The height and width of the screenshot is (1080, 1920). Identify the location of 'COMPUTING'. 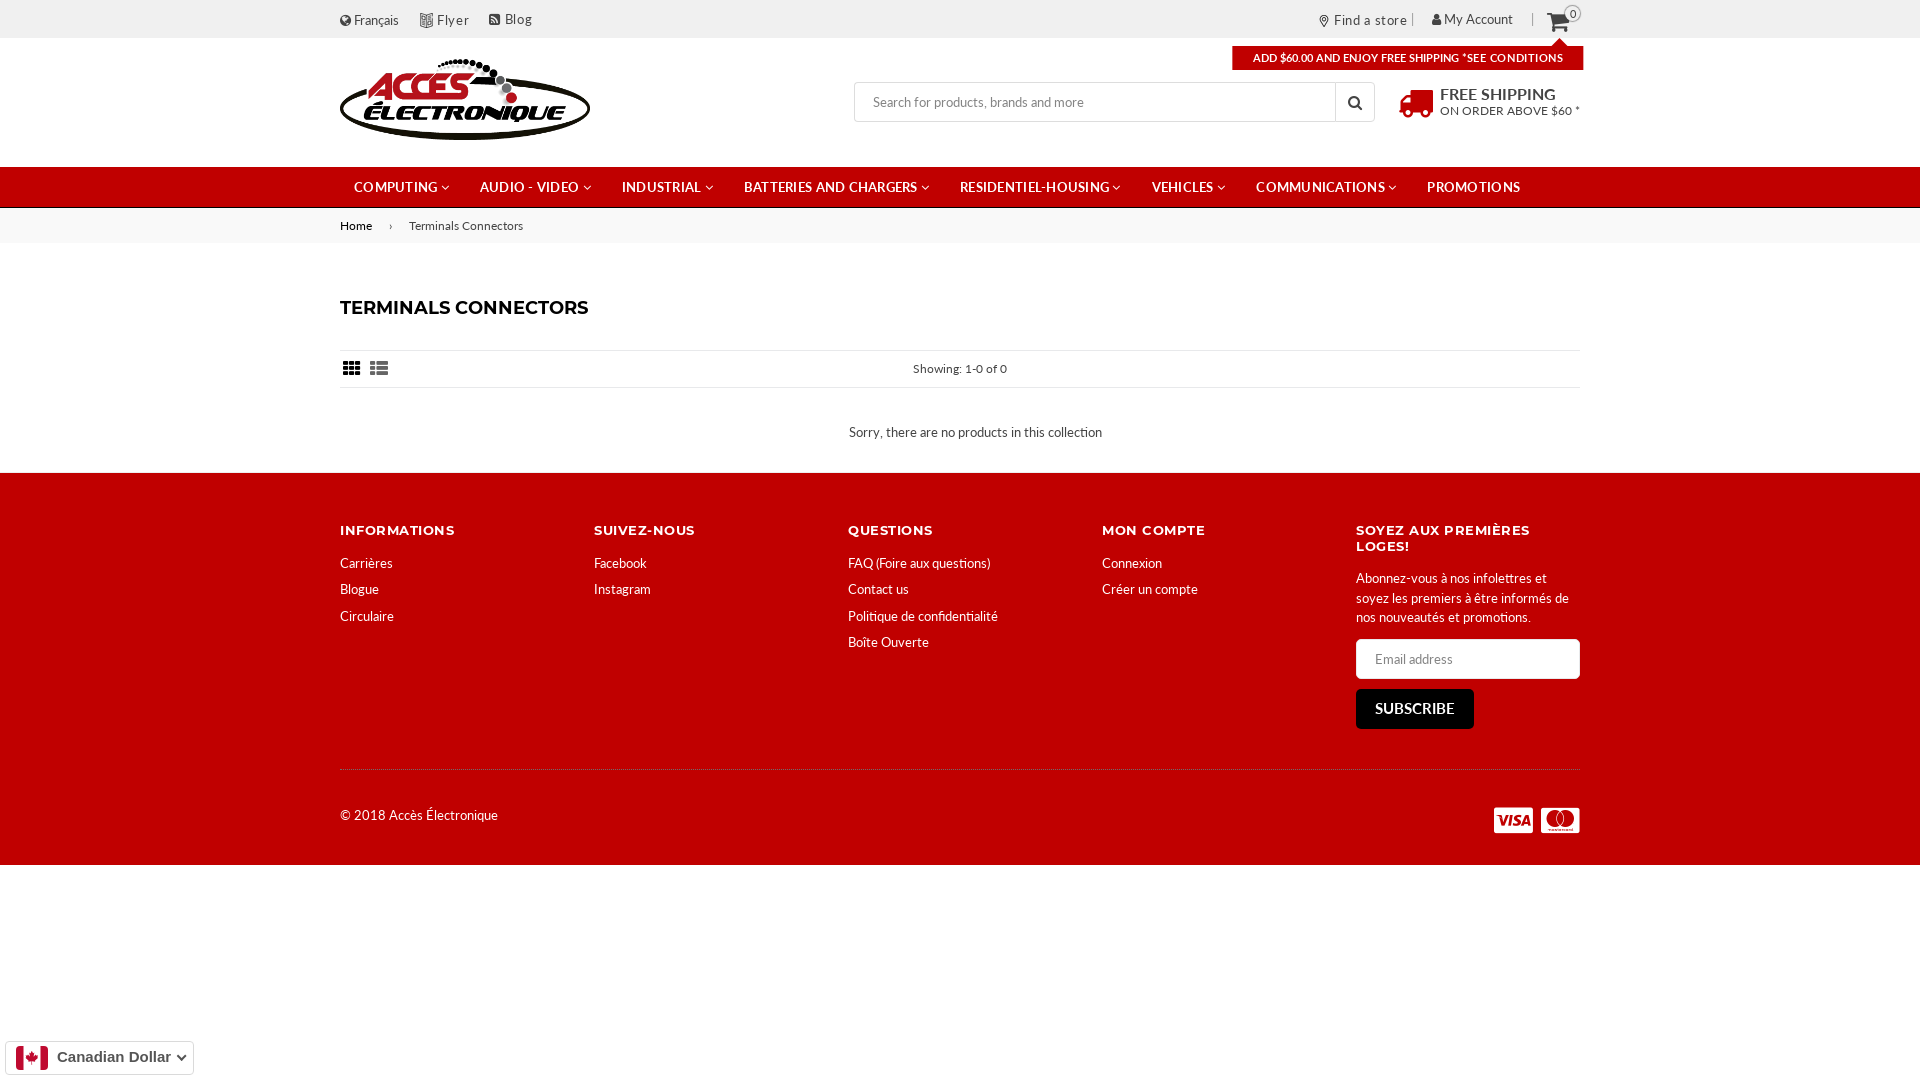
(340, 186).